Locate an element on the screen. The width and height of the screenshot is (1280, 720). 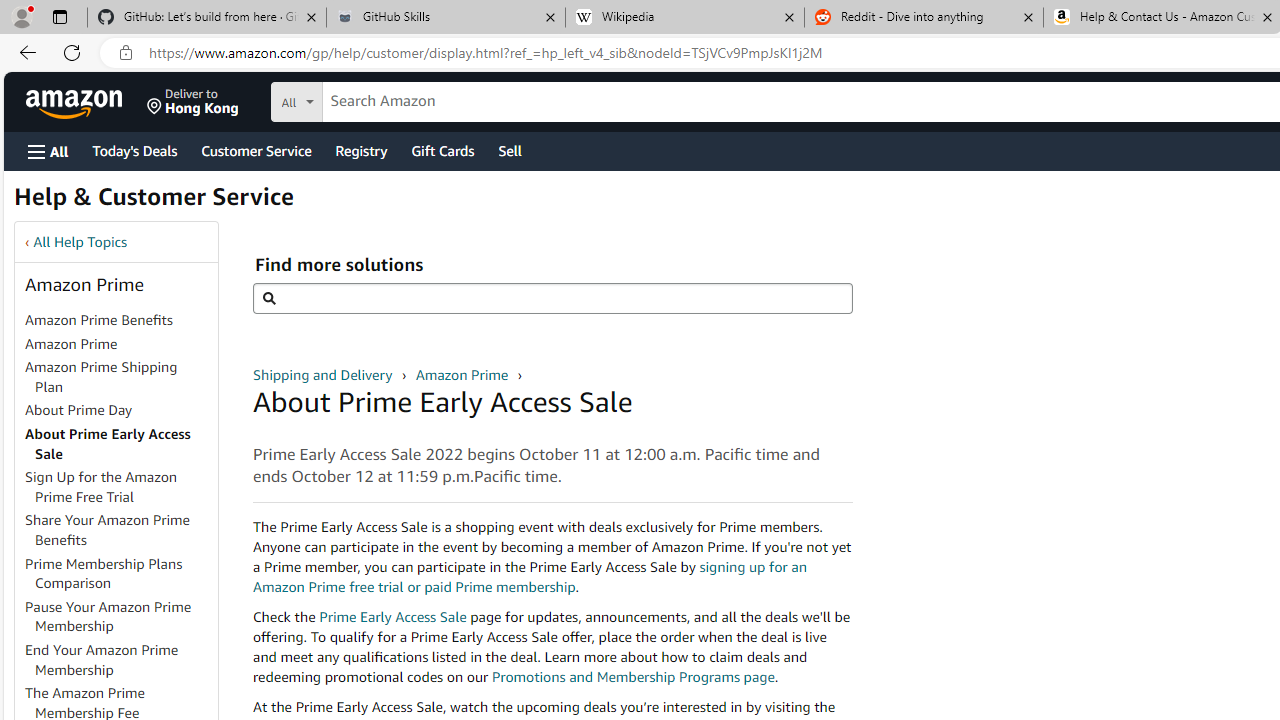
'About Prime Early Access Sale' is located at coordinates (119, 443).